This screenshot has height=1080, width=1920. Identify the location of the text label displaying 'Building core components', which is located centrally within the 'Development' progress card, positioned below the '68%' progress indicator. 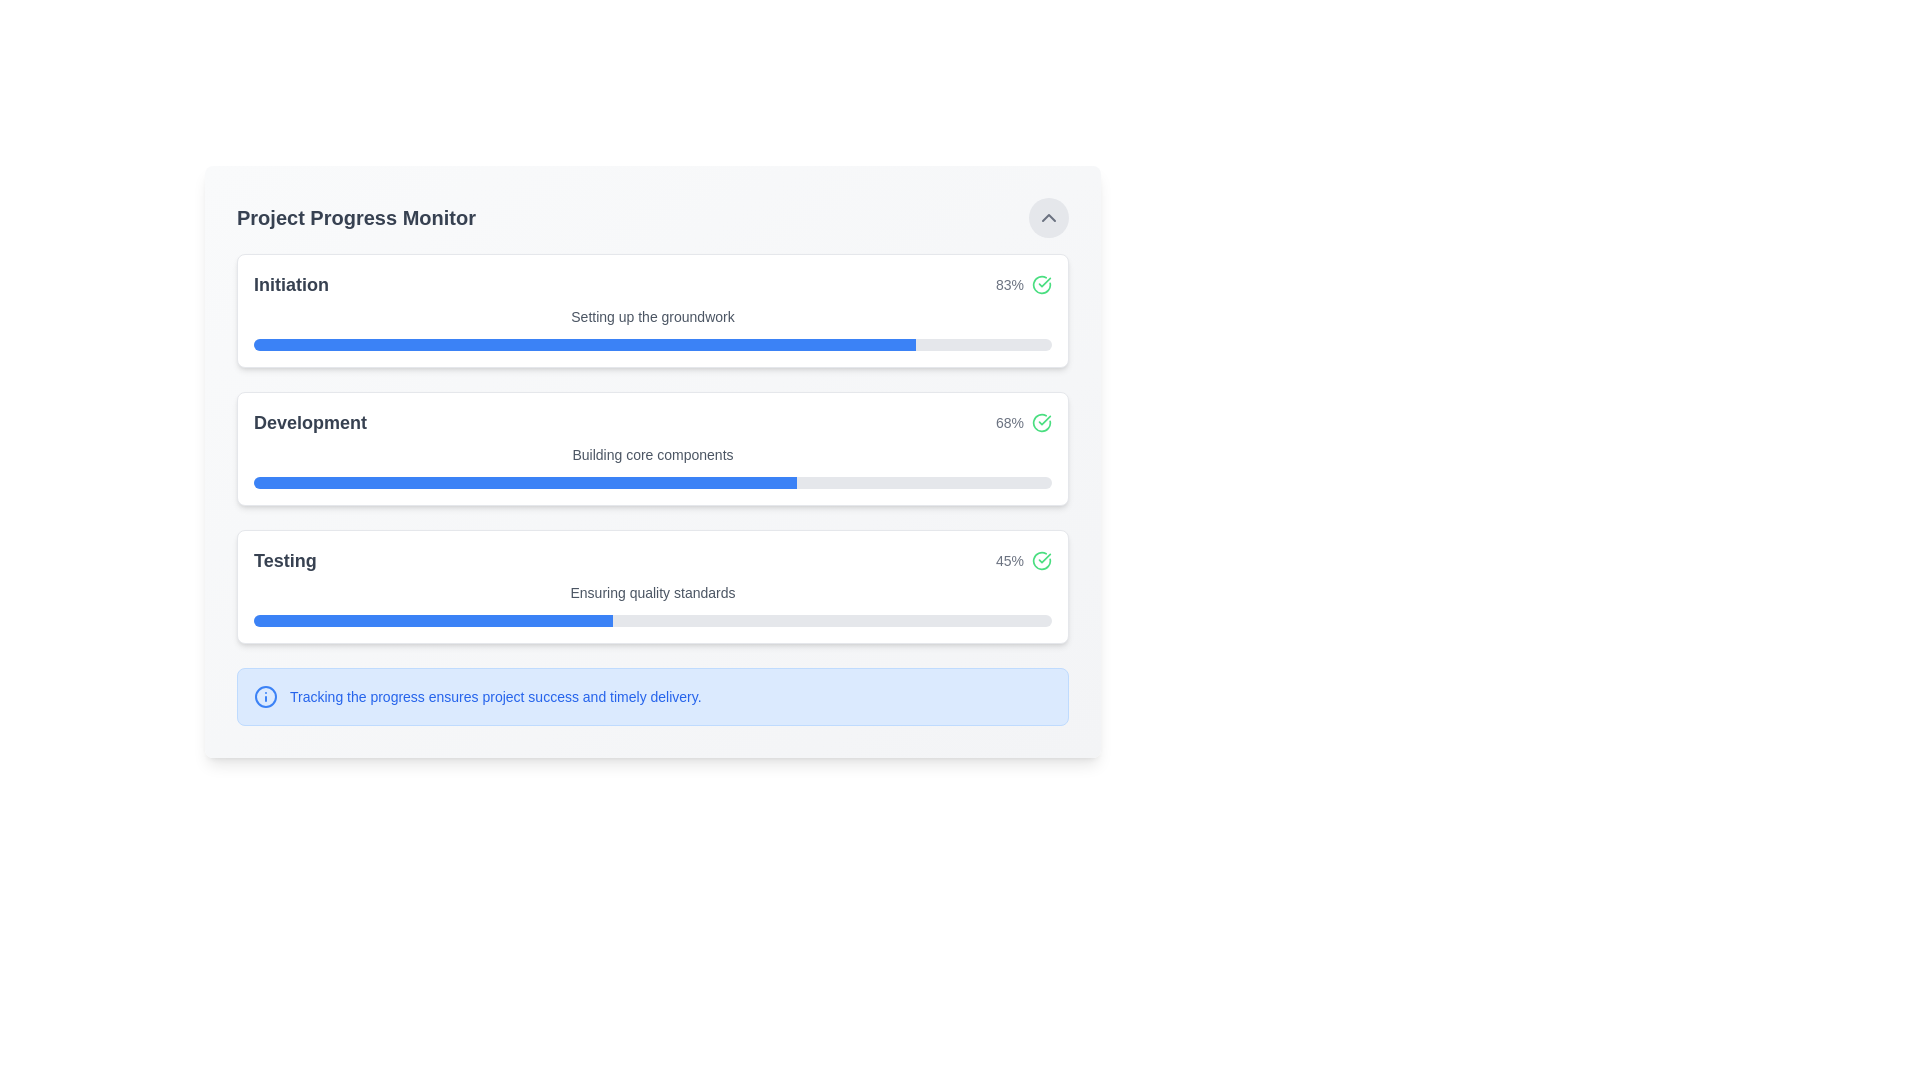
(652, 455).